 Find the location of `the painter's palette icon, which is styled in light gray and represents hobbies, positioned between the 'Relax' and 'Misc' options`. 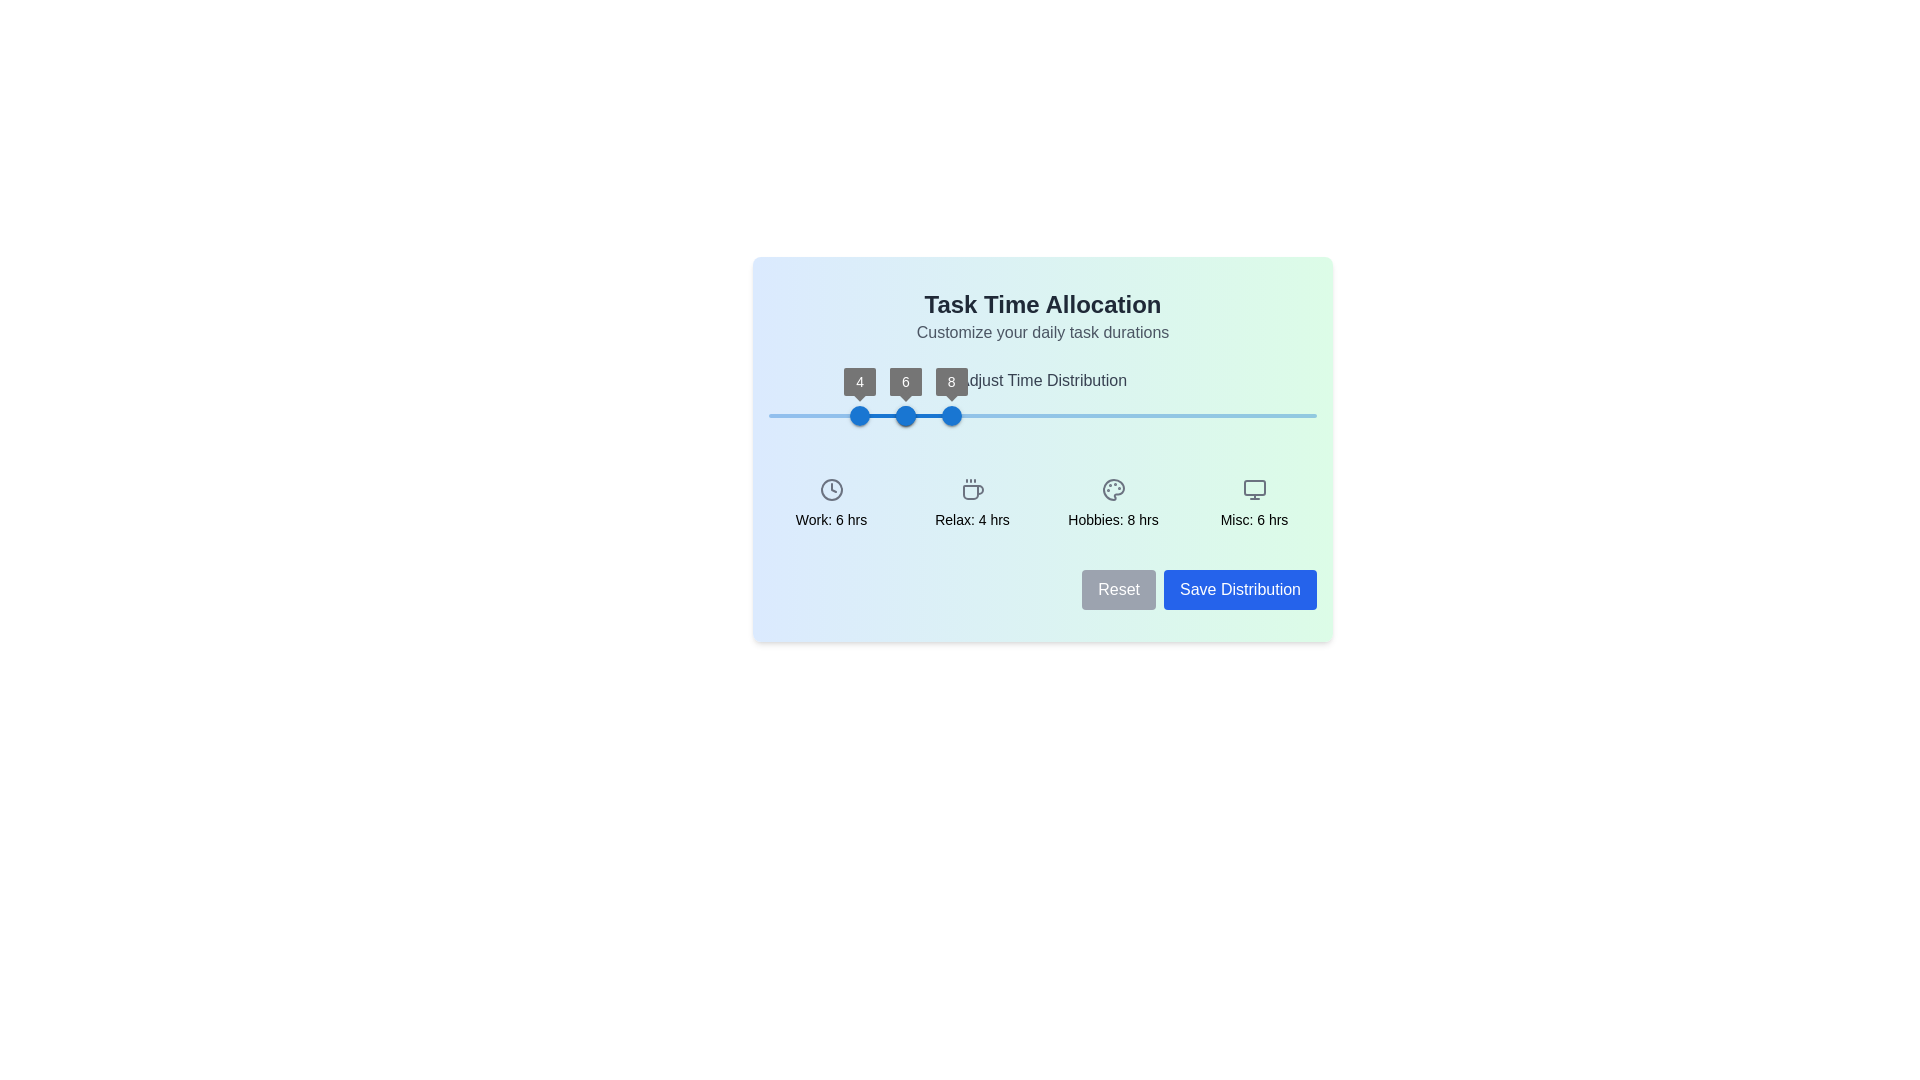

the painter's palette icon, which is styled in light gray and represents hobbies, positioned between the 'Relax' and 'Misc' options is located at coordinates (1112, 489).